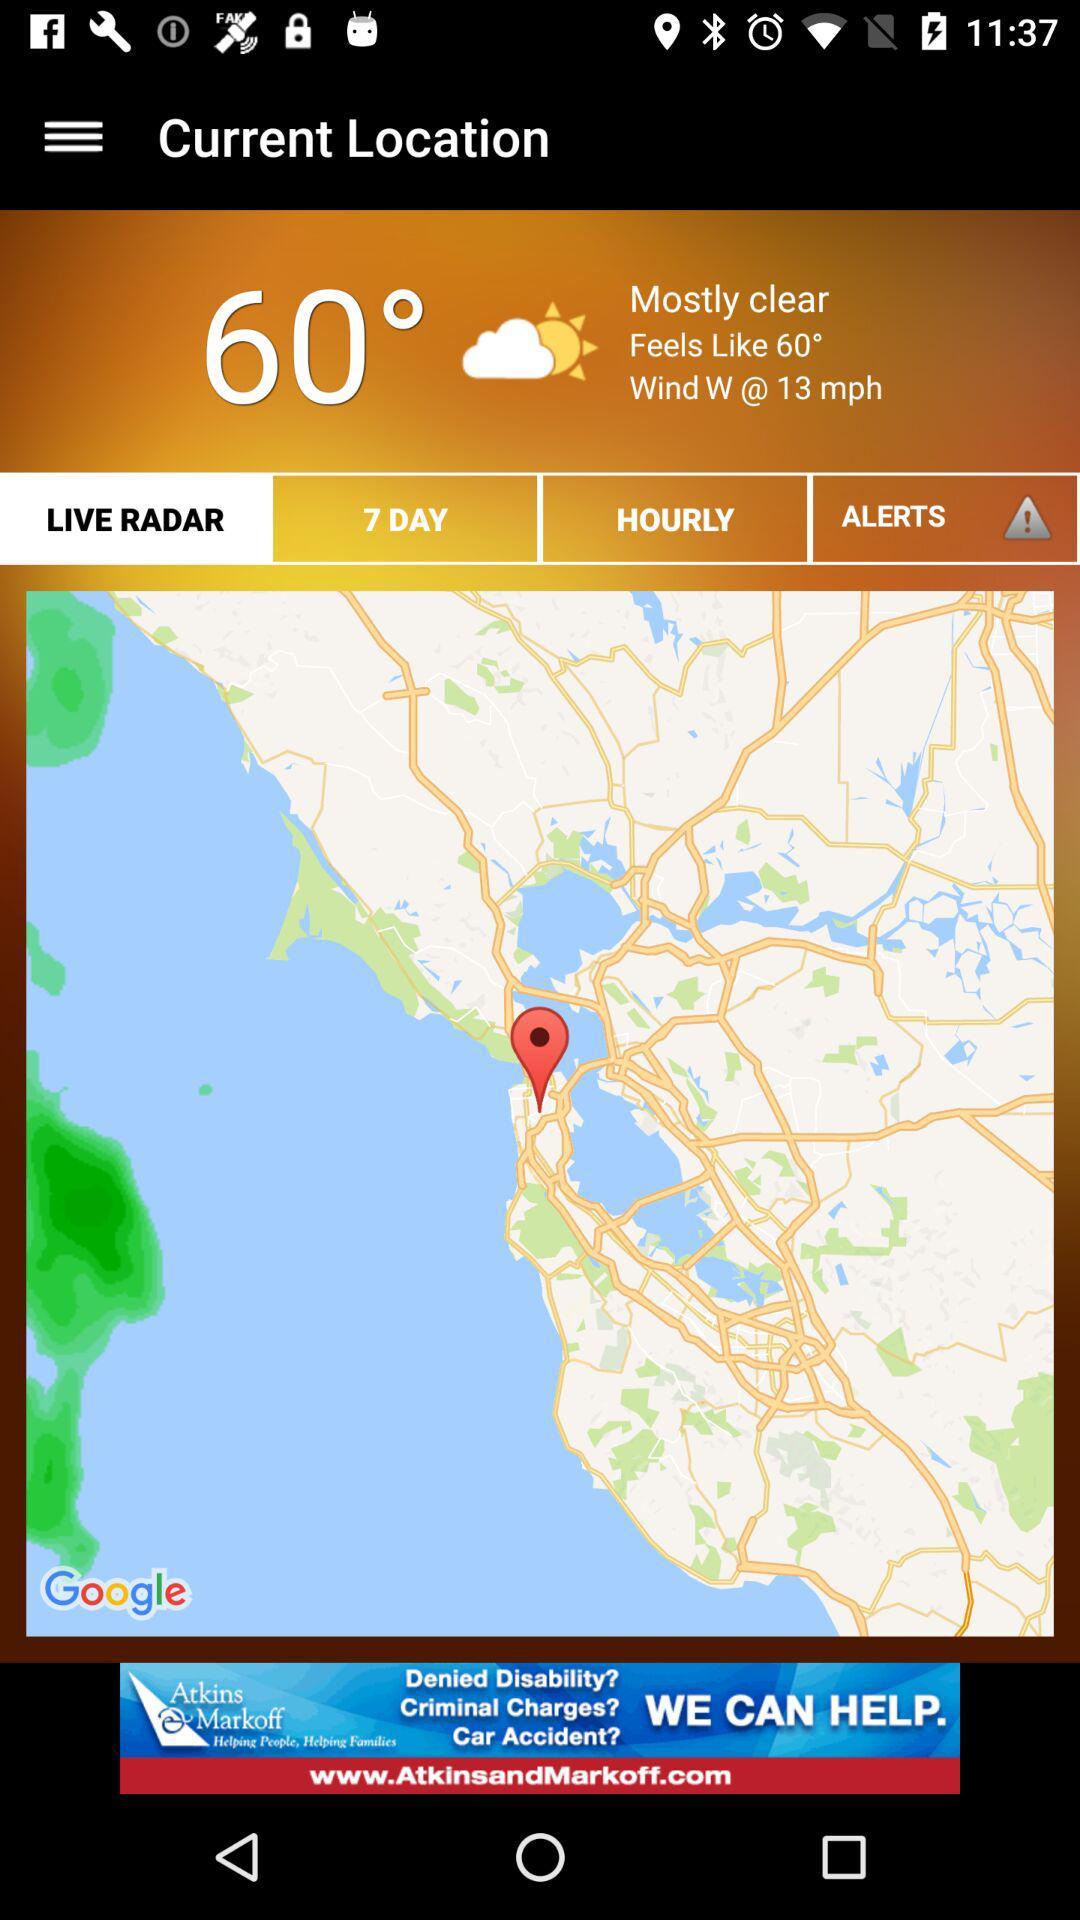 This screenshot has width=1080, height=1920. Describe the element at coordinates (945, 518) in the screenshot. I see `the alerts` at that location.